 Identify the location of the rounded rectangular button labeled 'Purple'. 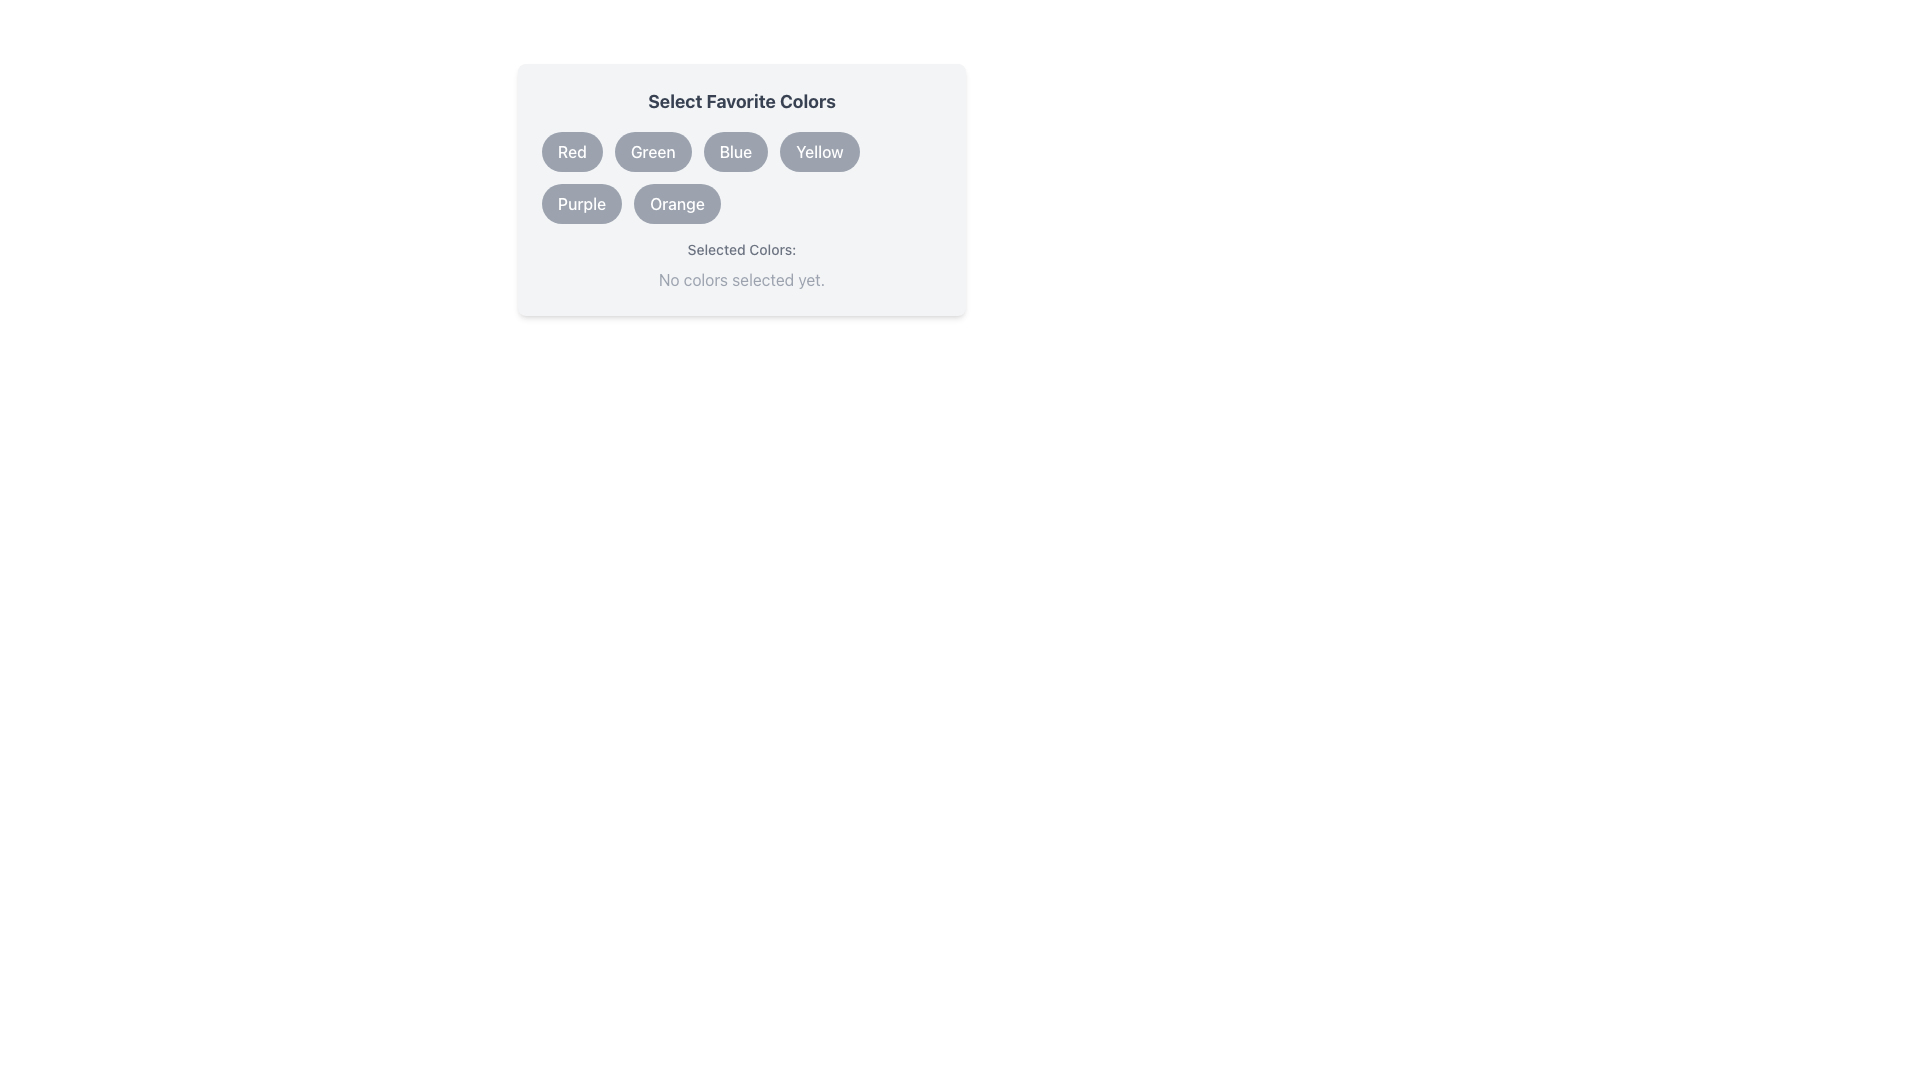
(580, 204).